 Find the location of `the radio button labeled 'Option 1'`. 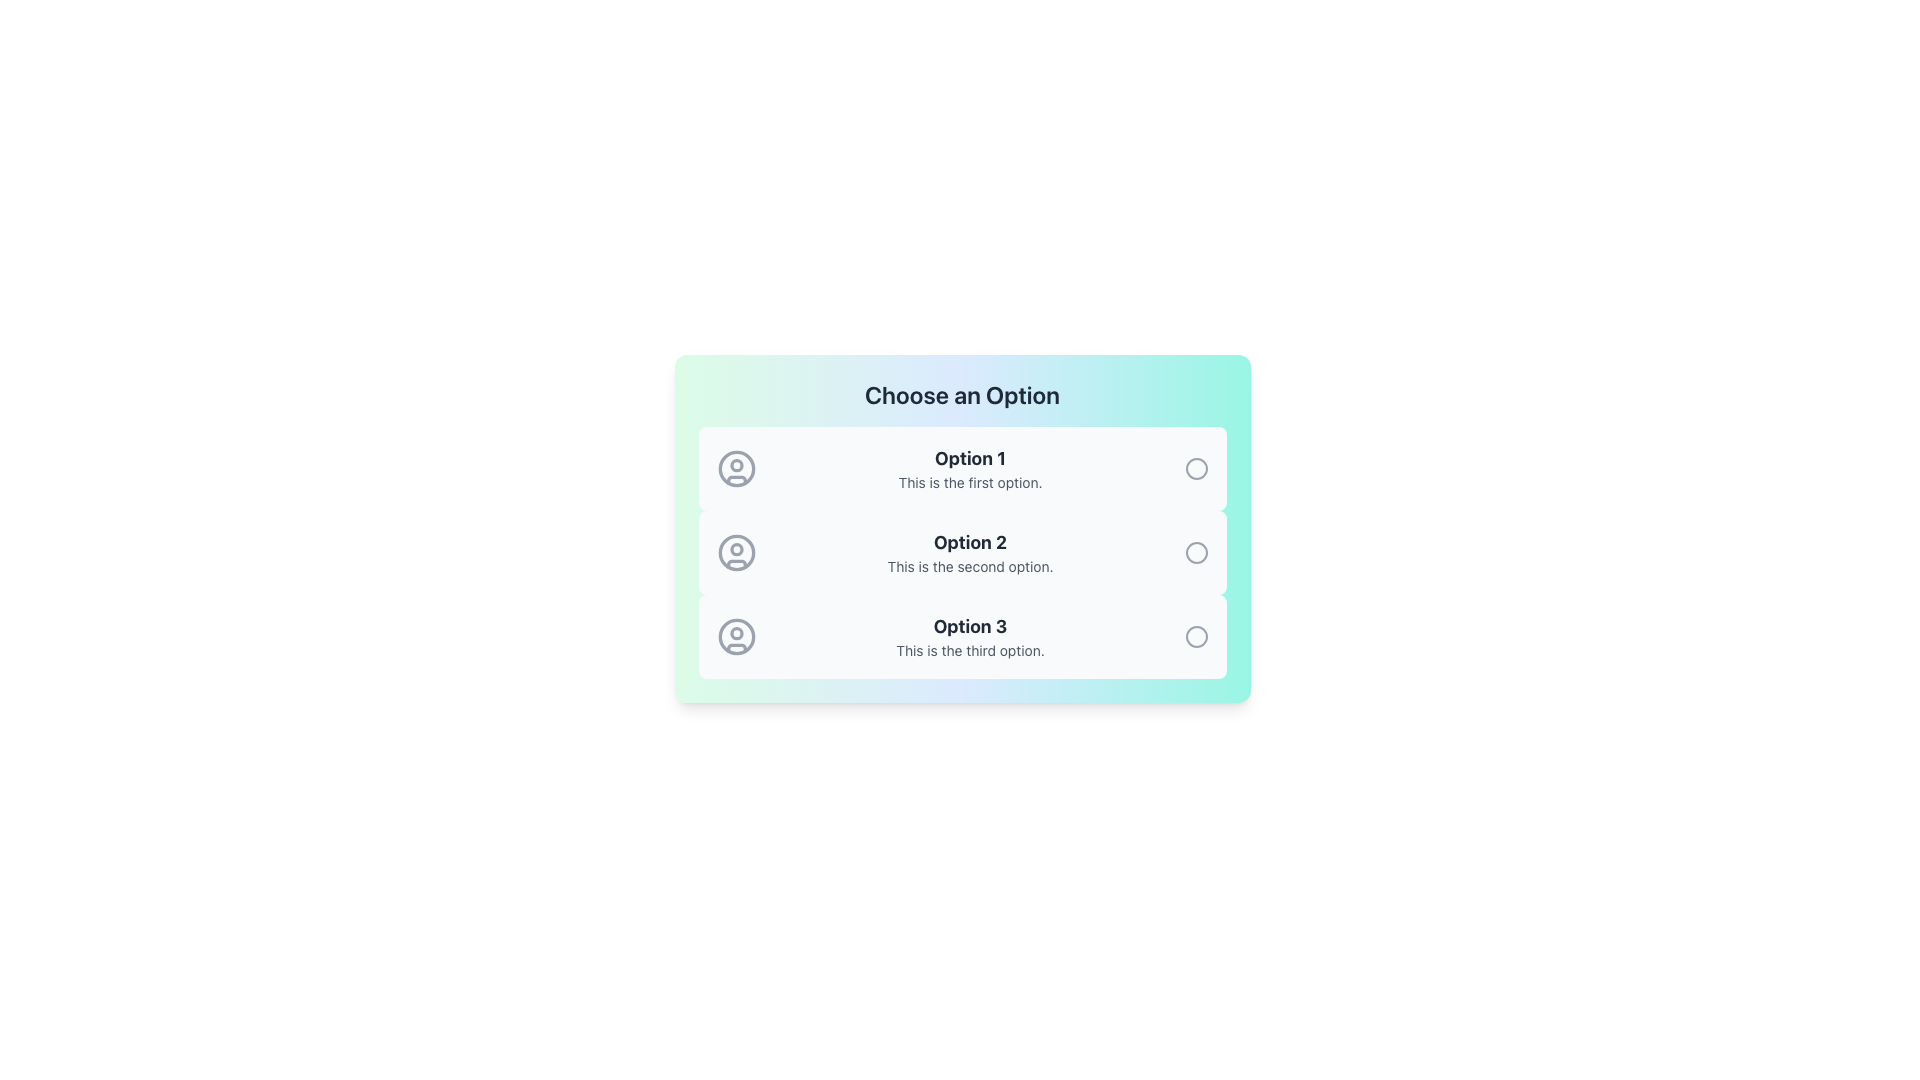

the radio button labeled 'Option 1' is located at coordinates (1196, 469).